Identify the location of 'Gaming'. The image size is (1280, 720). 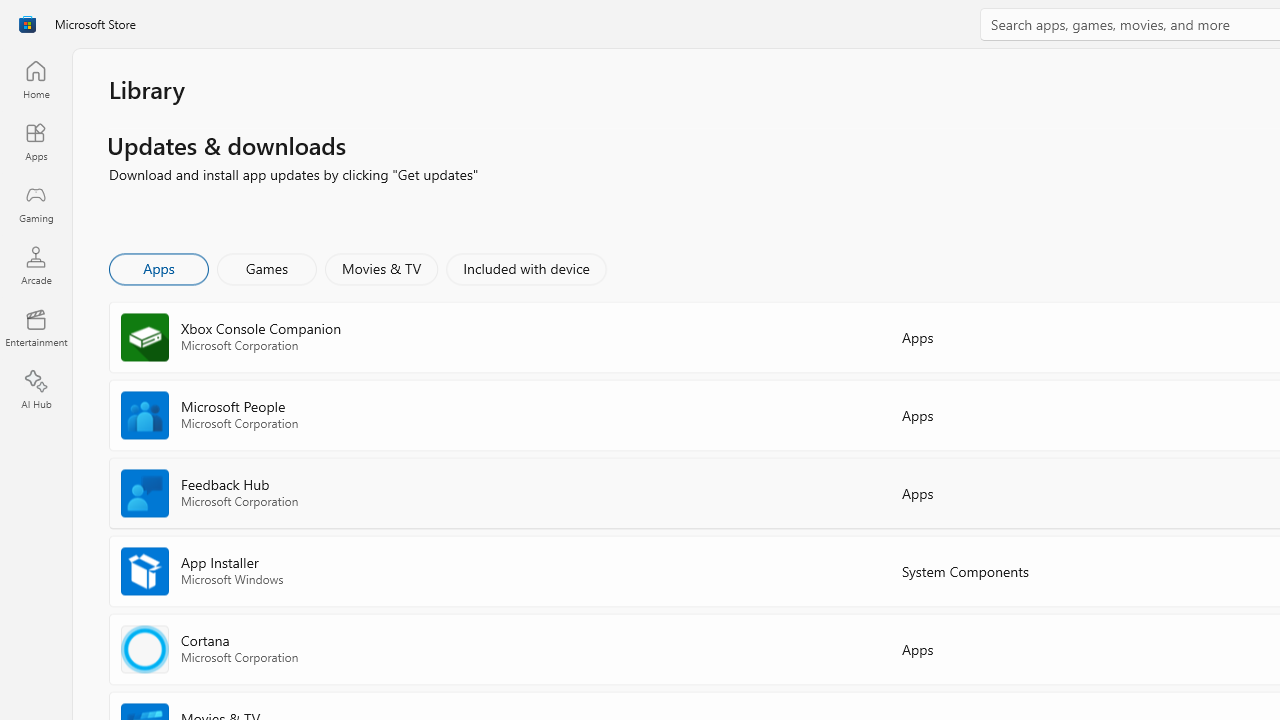
(35, 203).